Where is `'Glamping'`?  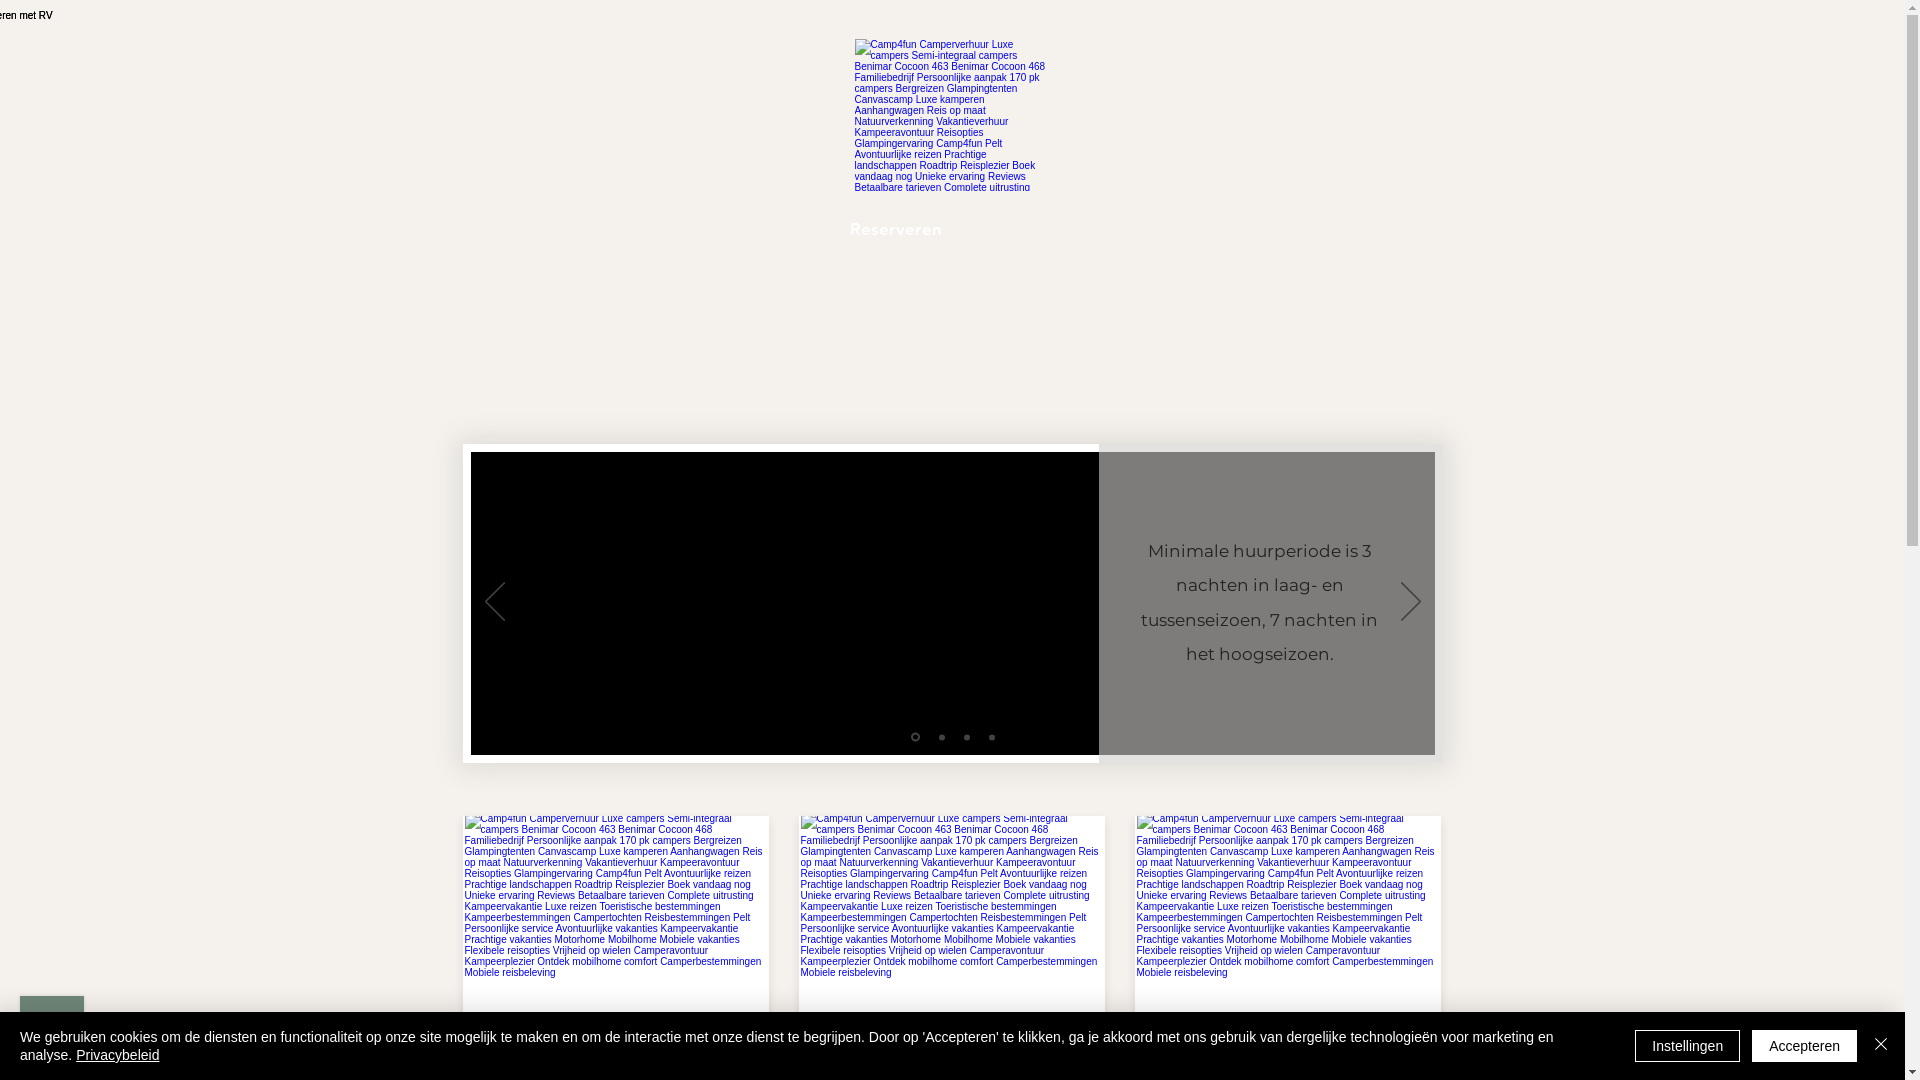
'Glamping' is located at coordinates (1288, 227).